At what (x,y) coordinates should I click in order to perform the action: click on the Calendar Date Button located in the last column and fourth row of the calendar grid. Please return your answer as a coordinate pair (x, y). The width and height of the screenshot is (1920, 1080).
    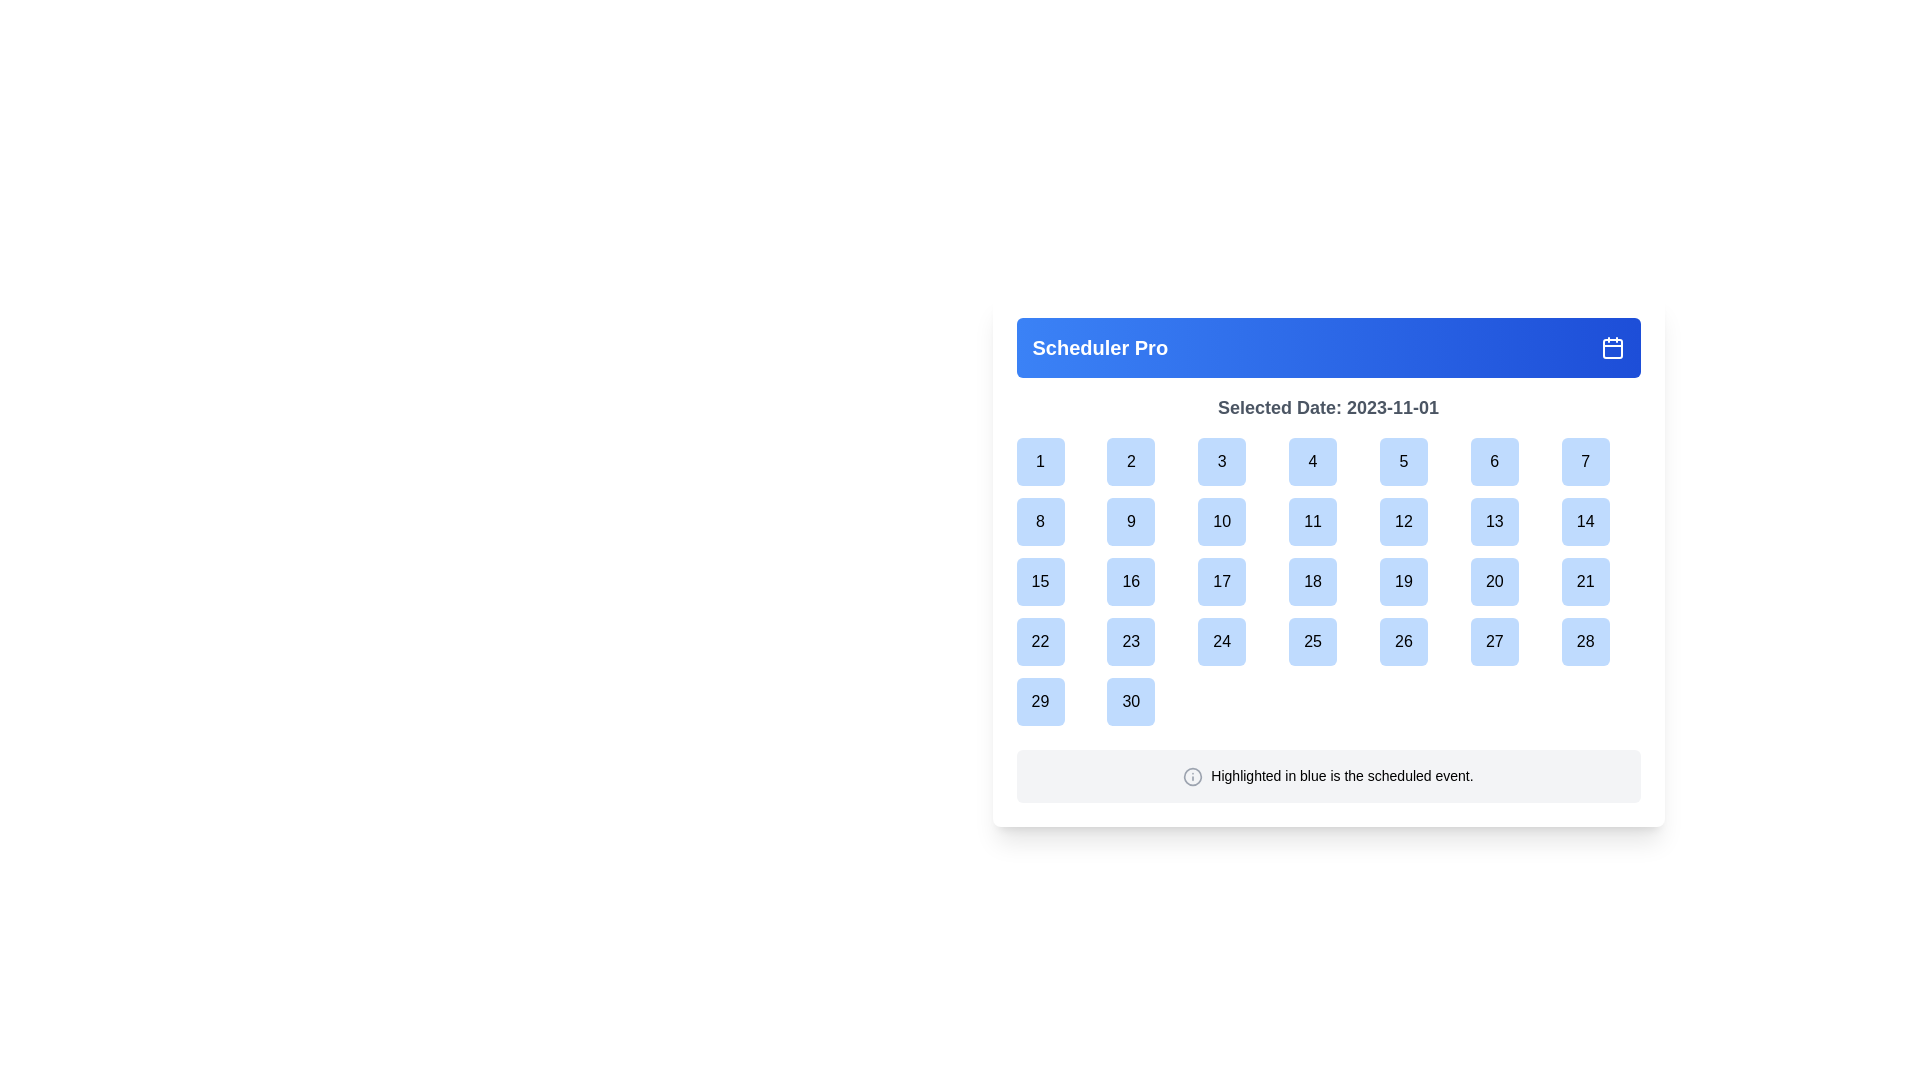
    Looking at the image, I should click on (1601, 641).